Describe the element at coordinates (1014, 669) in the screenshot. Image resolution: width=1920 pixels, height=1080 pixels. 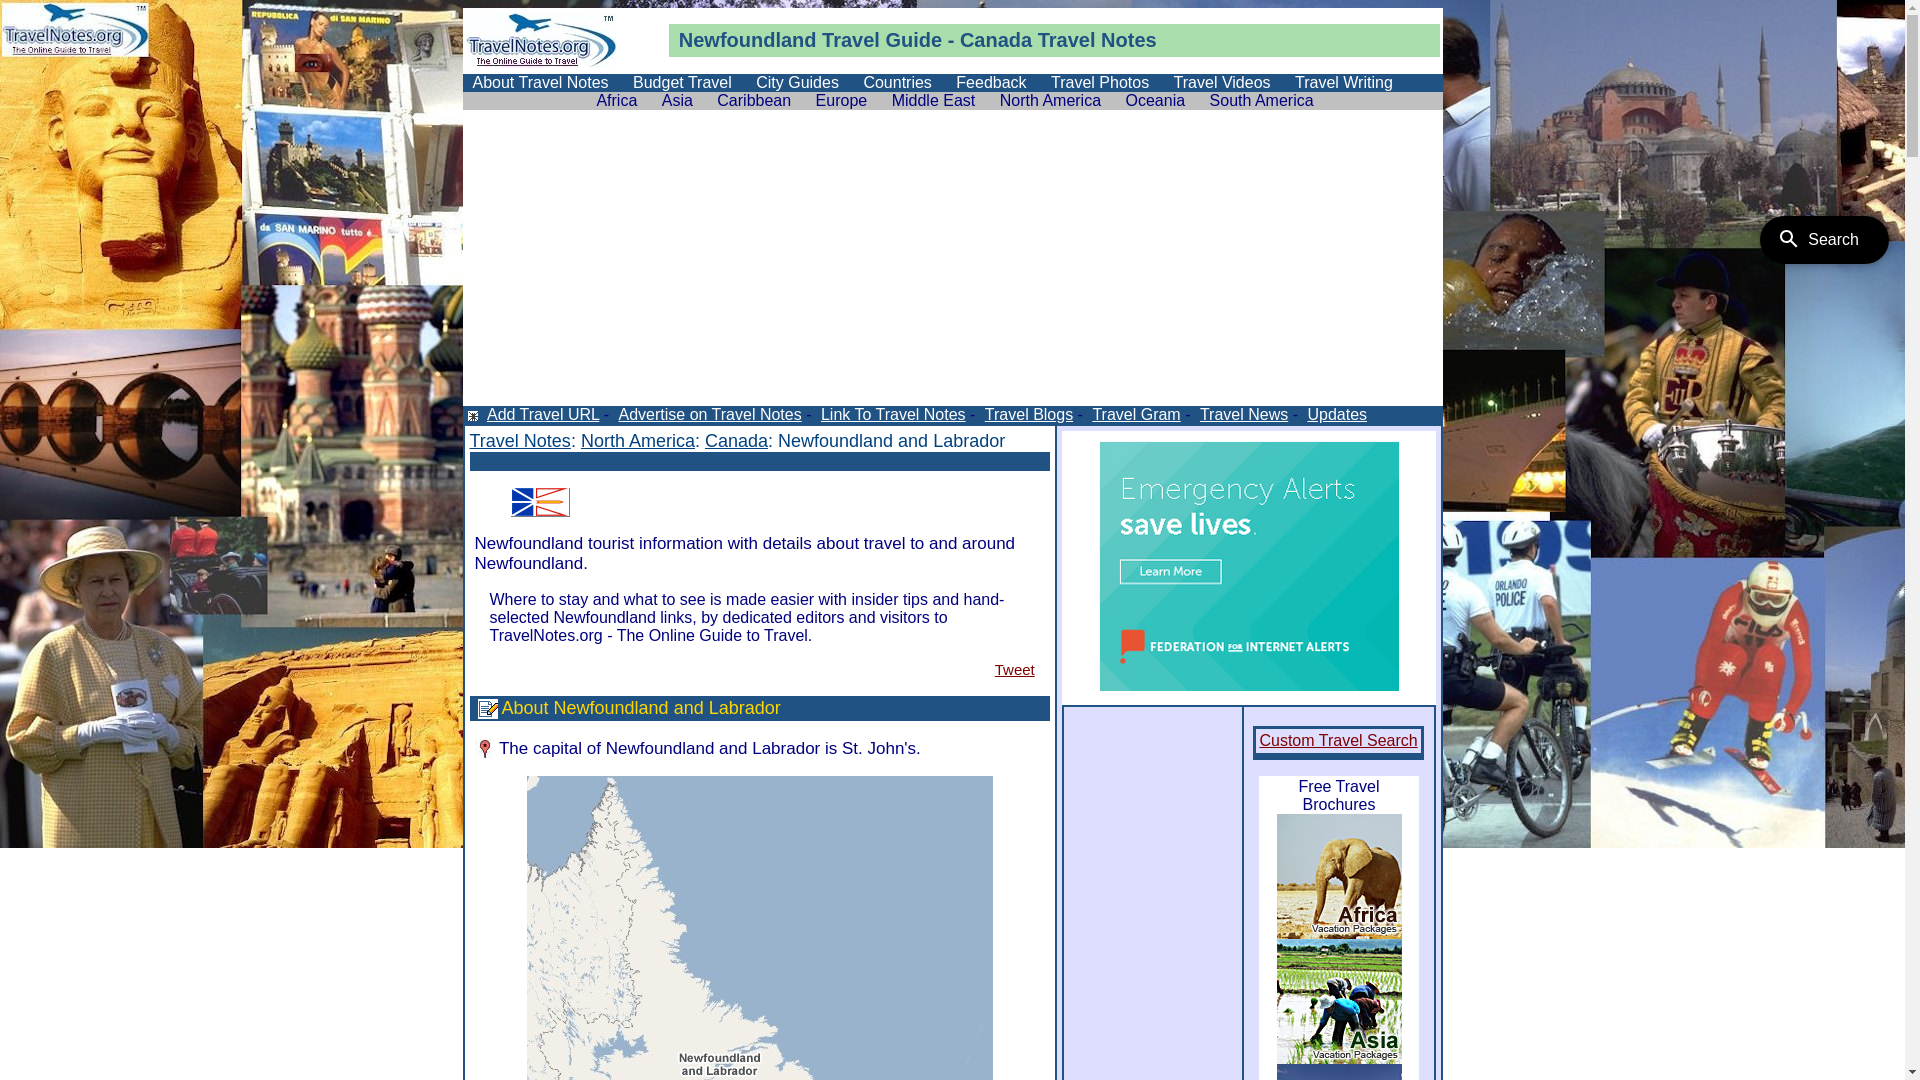
I see `'Tweet'` at that location.